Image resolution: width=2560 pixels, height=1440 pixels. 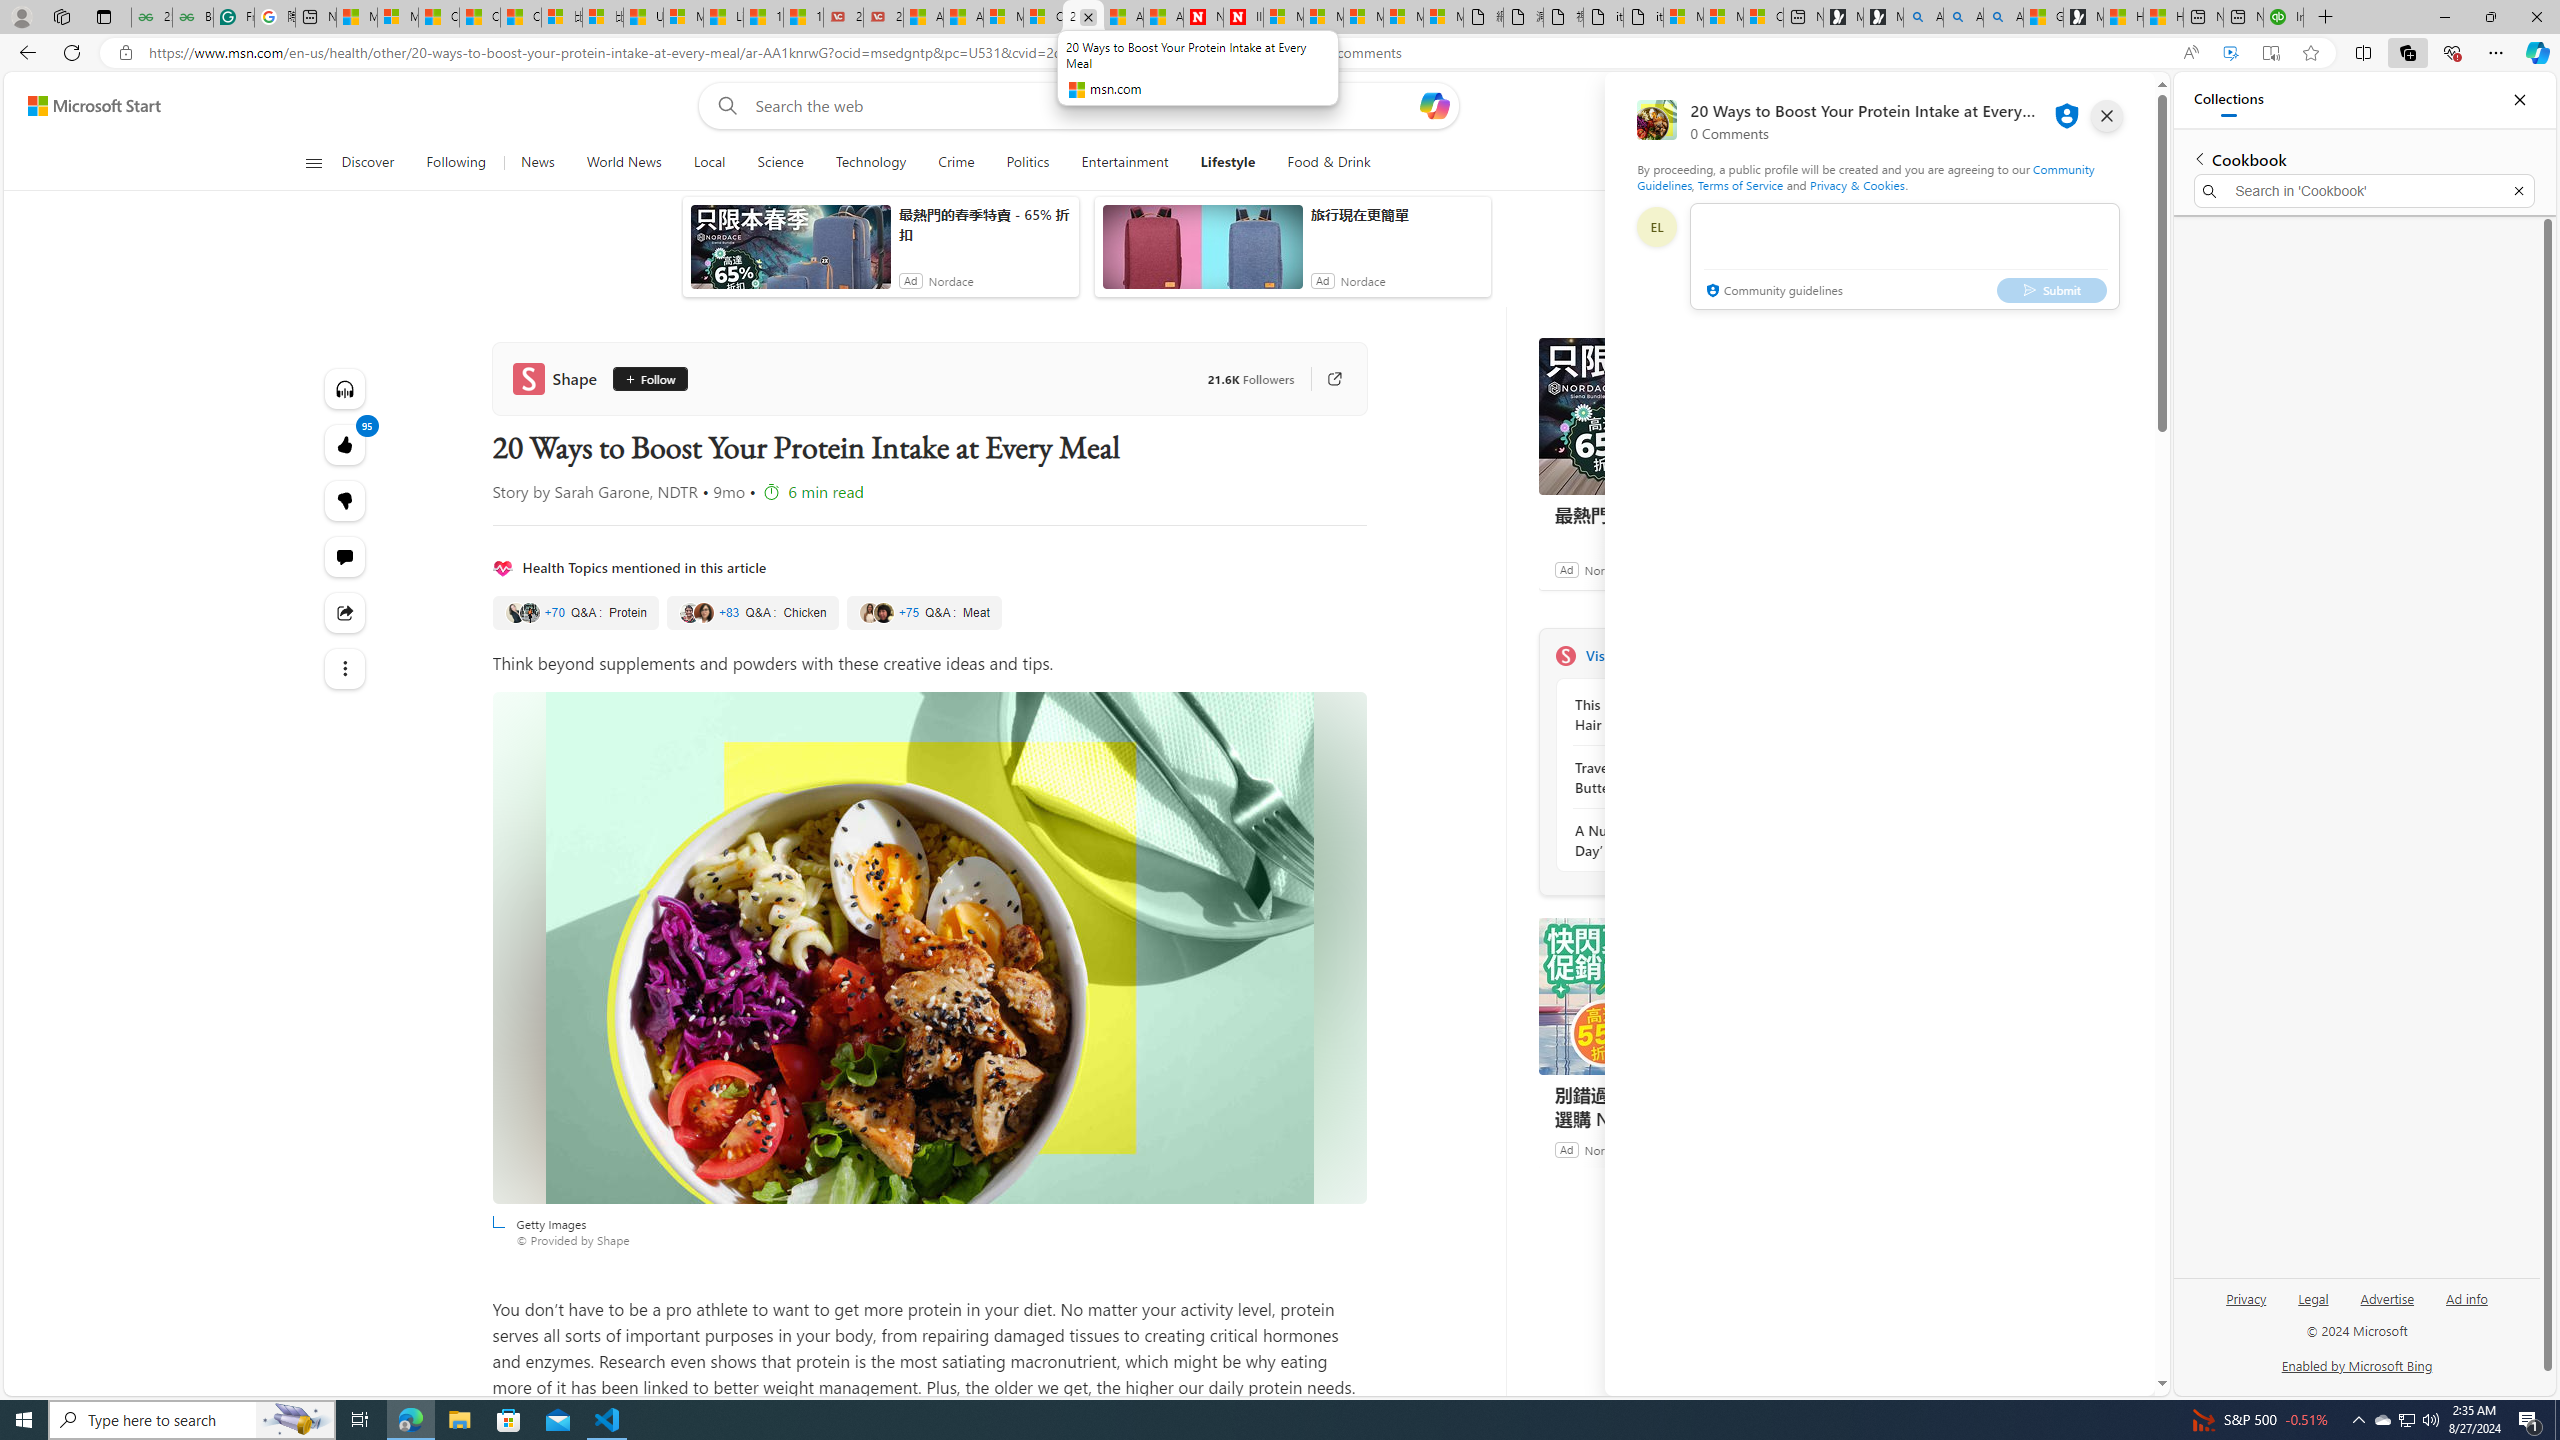 What do you see at coordinates (2466, 1305) in the screenshot?
I see `'Ad info'` at bounding box center [2466, 1305].